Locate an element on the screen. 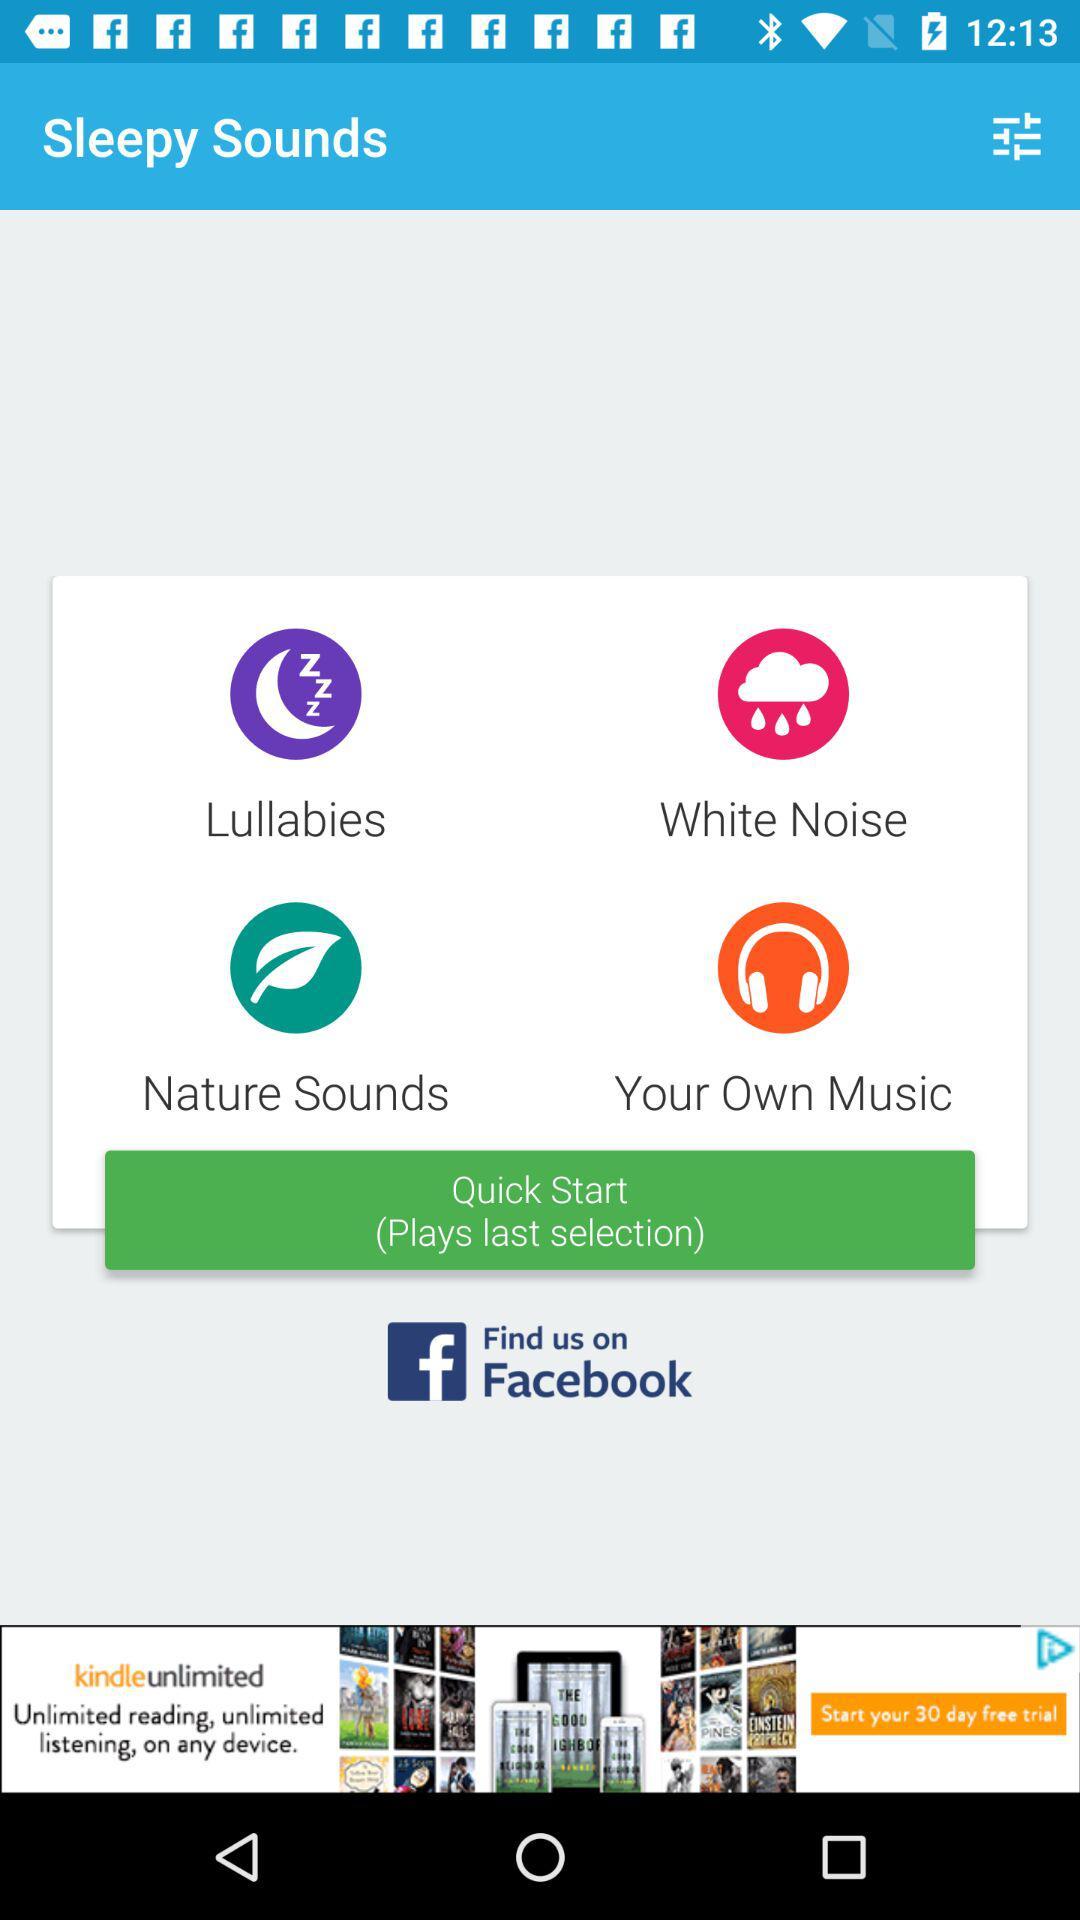 The width and height of the screenshot is (1080, 1920). facebook advertisement is located at coordinates (540, 1373).